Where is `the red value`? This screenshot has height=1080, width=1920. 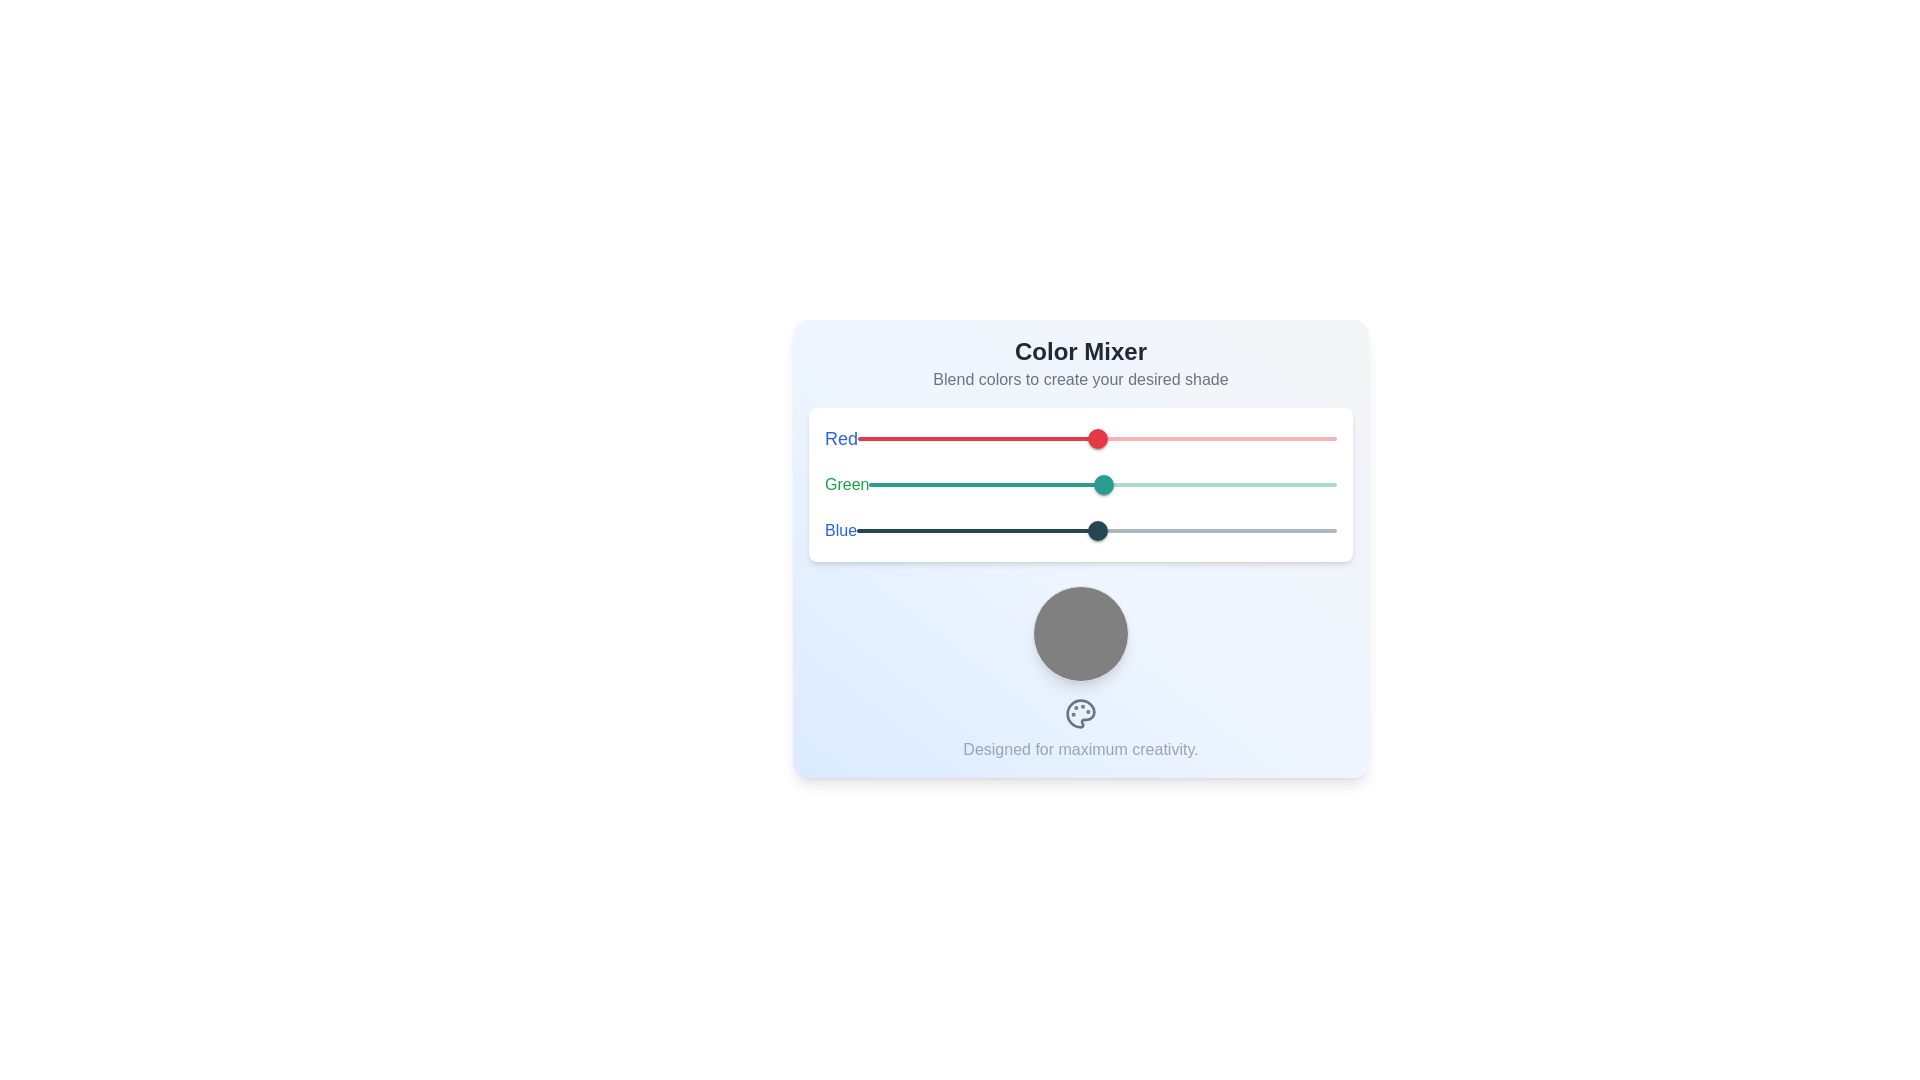
the red value is located at coordinates (1236, 438).